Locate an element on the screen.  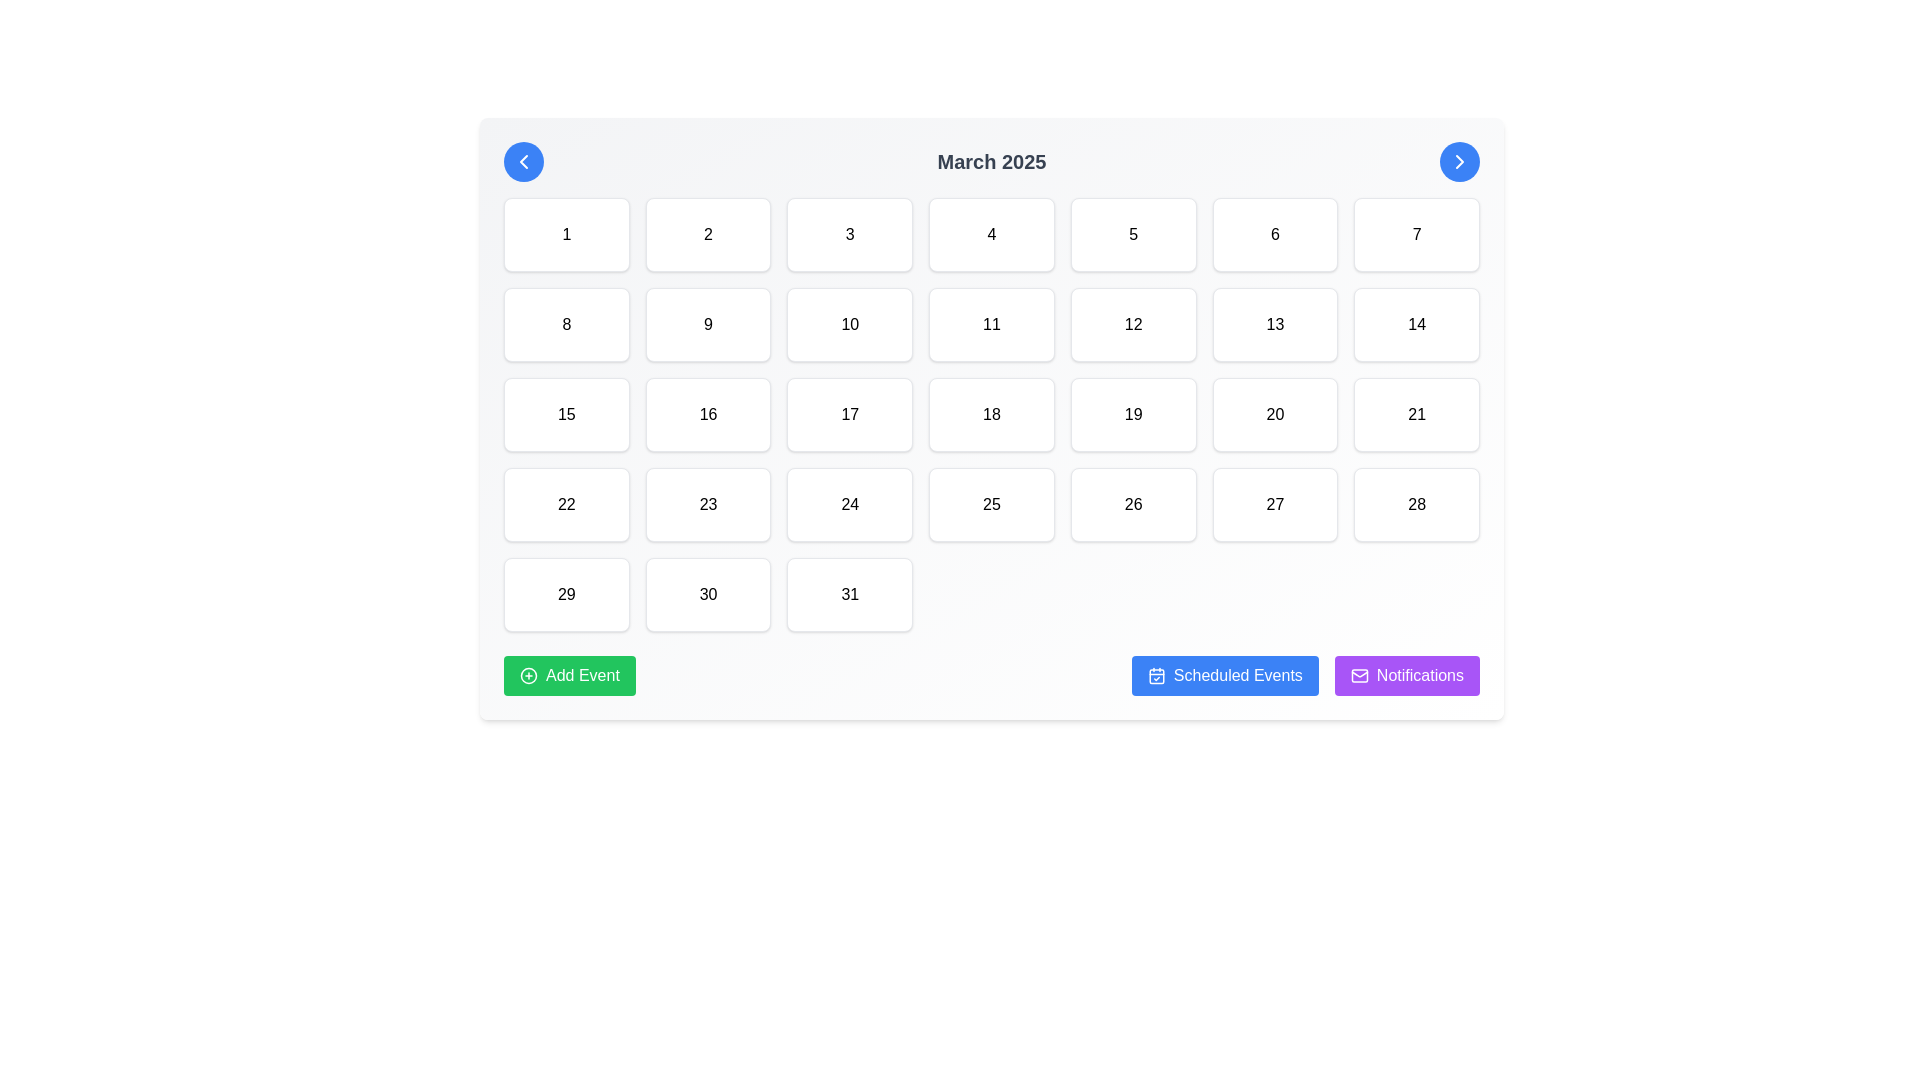
the calendar date cell representing the 23rd of the month, which has a white background and displays the number '23' in black text is located at coordinates (708, 504).